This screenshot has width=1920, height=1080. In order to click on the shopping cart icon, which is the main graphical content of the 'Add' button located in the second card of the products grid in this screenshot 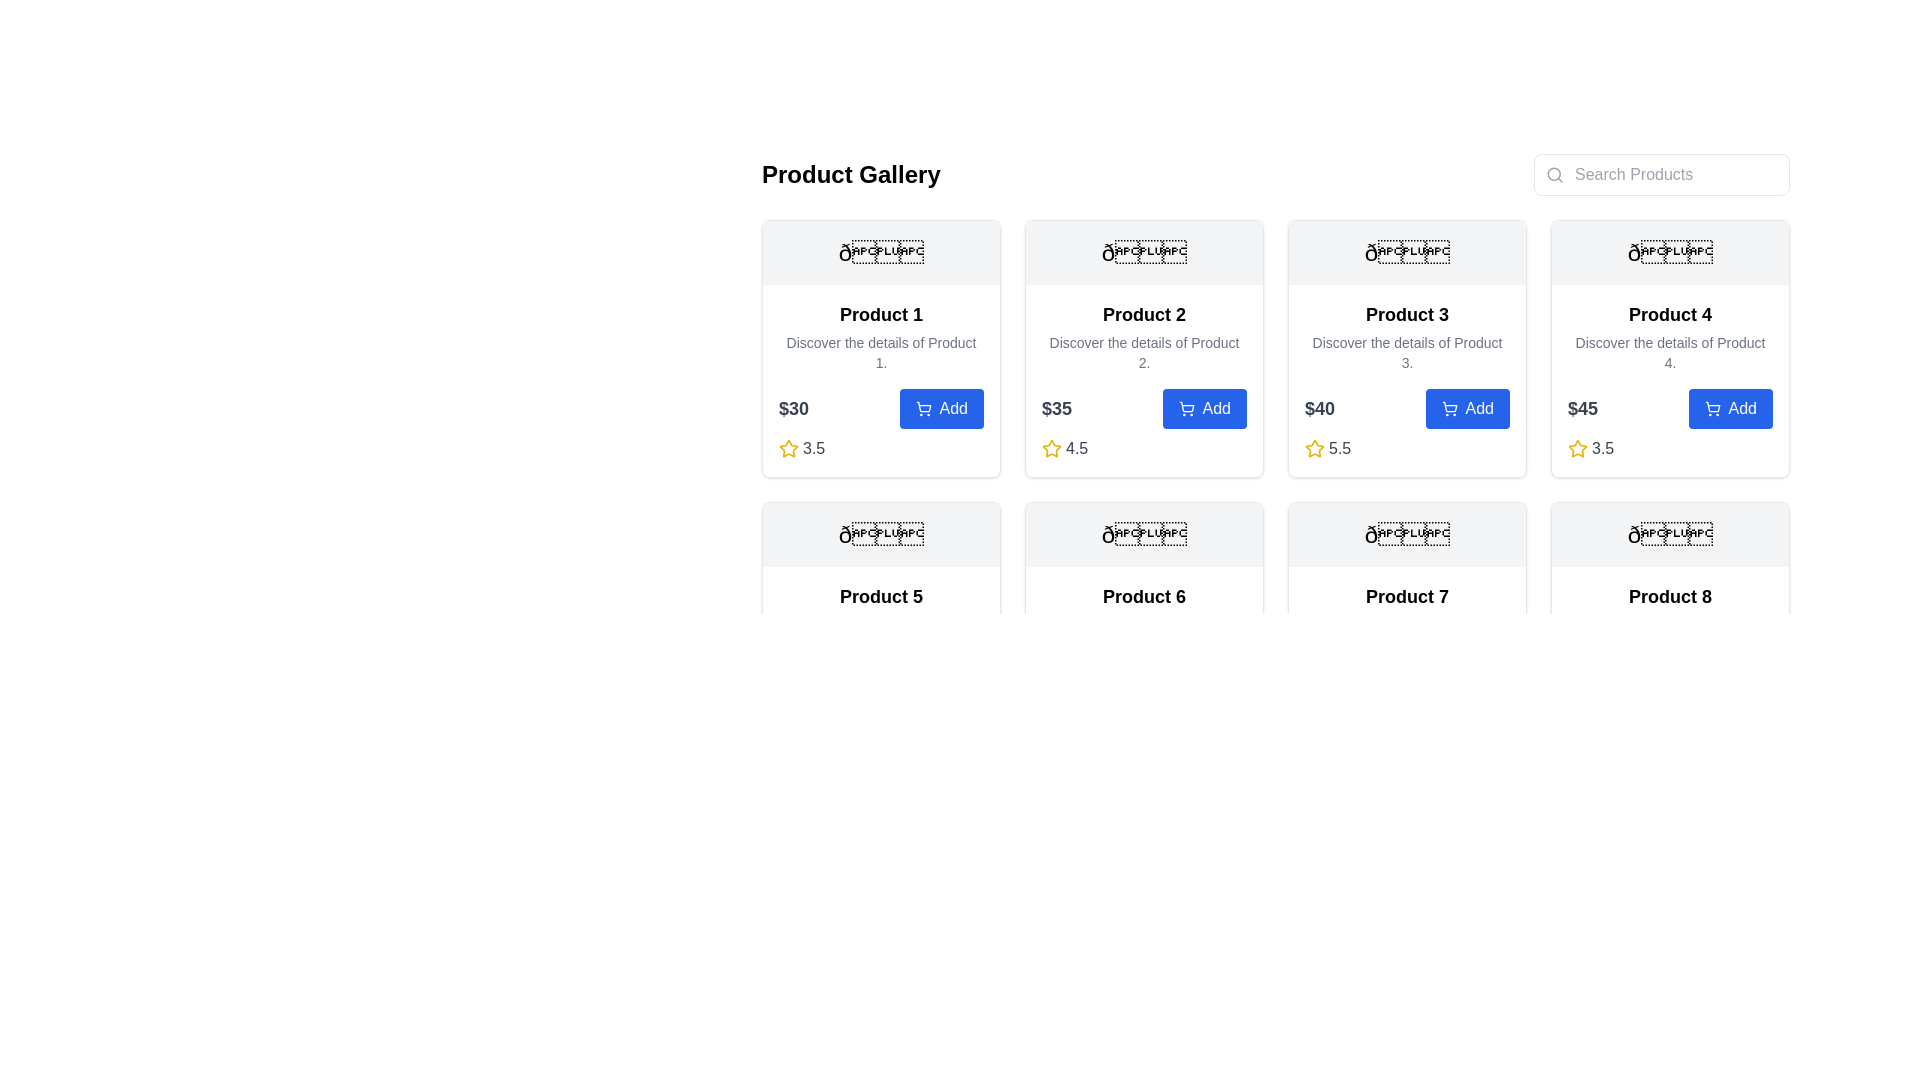, I will do `click(1186, 406)`.